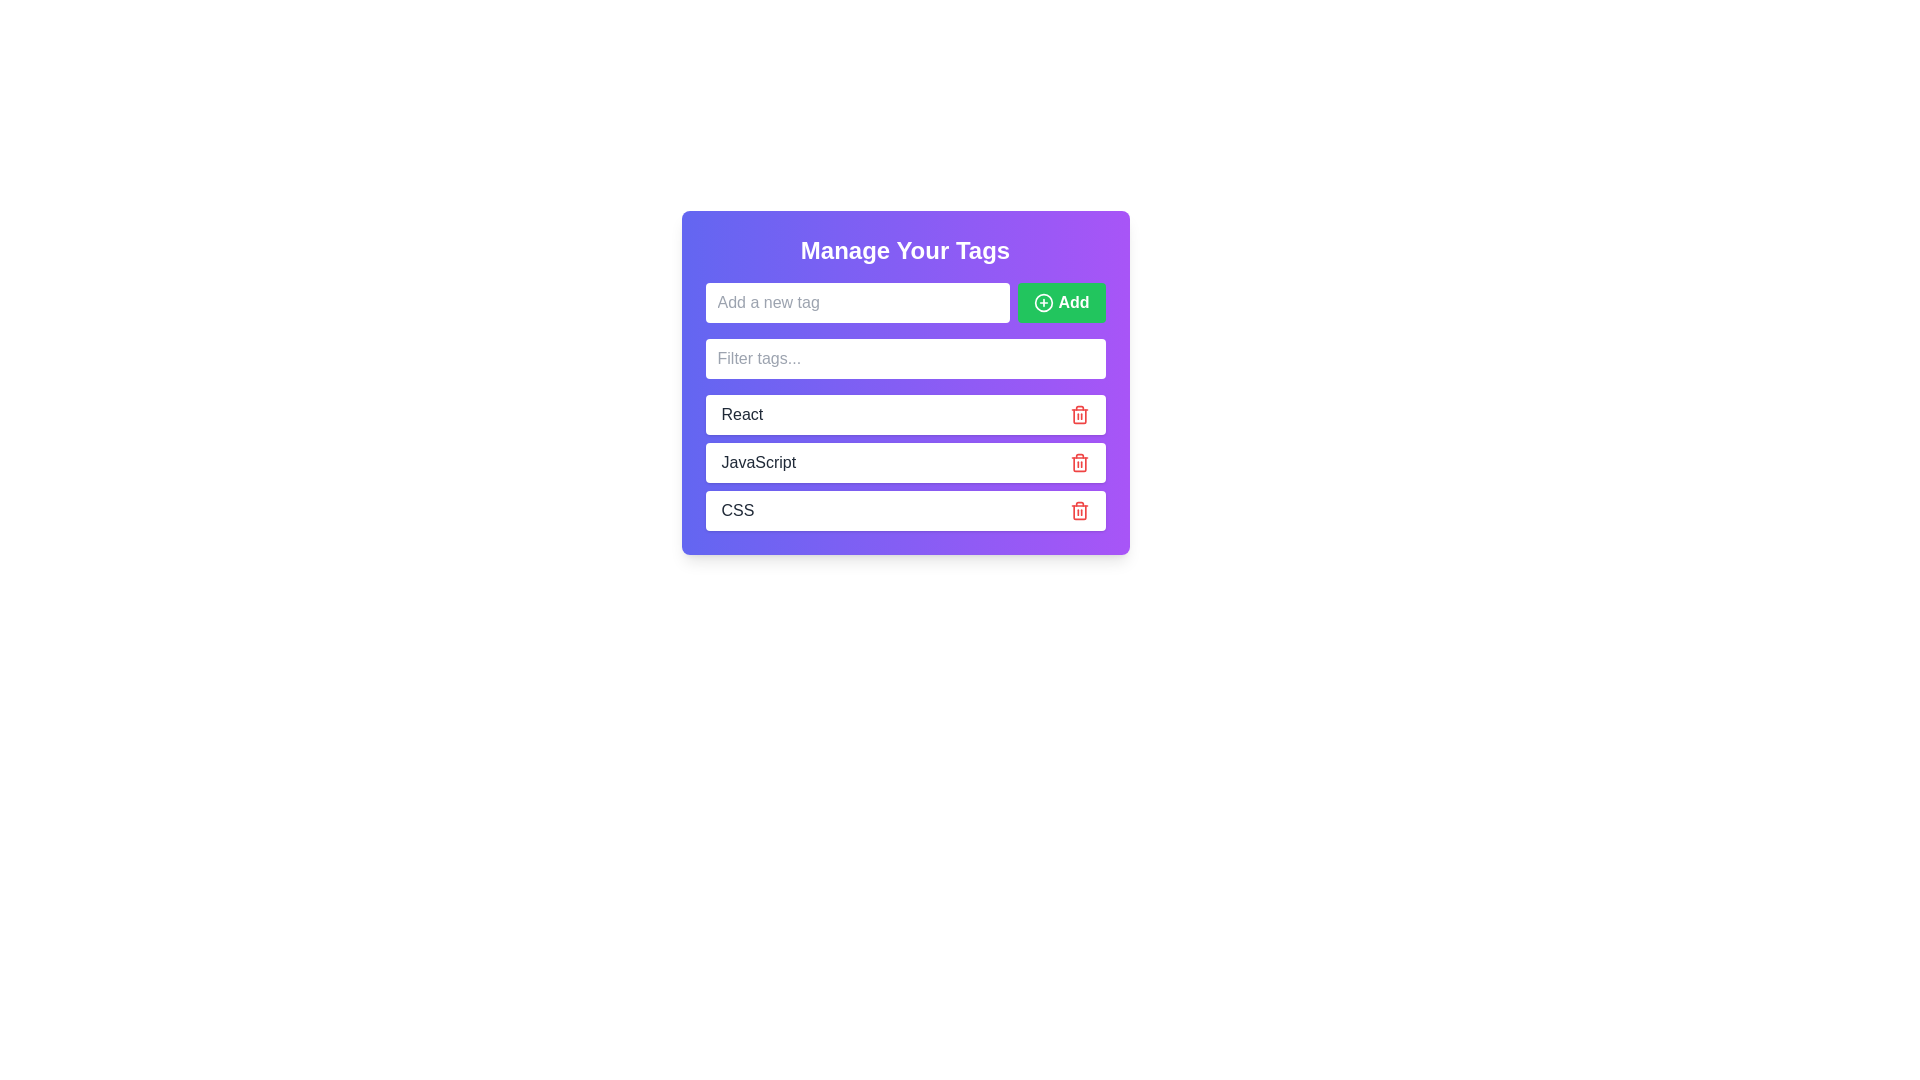 Image resolution: width=1920 pixels, height=1080 pixels. I want to click on the label text that provides context for managing tags, which is positioned centrally above the input field and tag items, so click(904, 249).